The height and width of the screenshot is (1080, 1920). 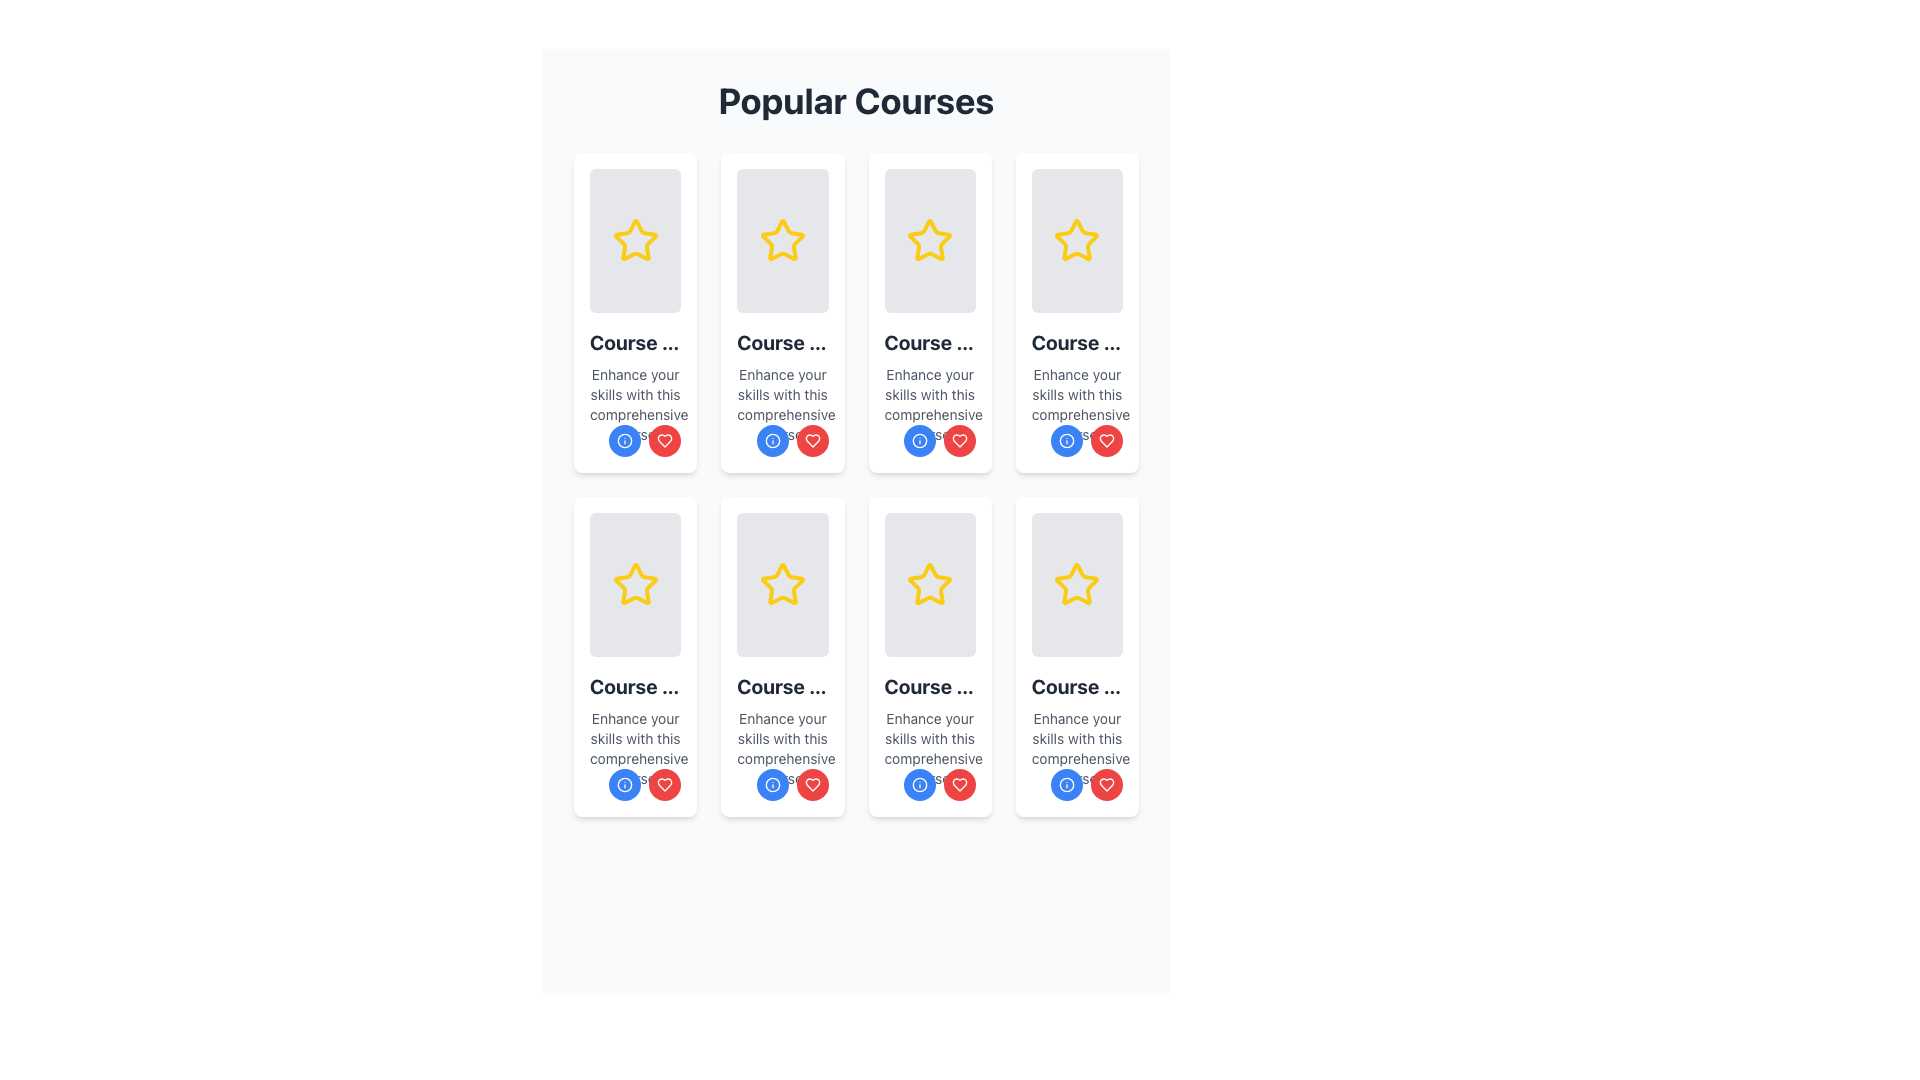 I want to click on text 'Enhance your skills with this comprehensive course.' located in the eighth card of the grid layout, positioned below 'Course Title 8', so click(x=1076, y=748).